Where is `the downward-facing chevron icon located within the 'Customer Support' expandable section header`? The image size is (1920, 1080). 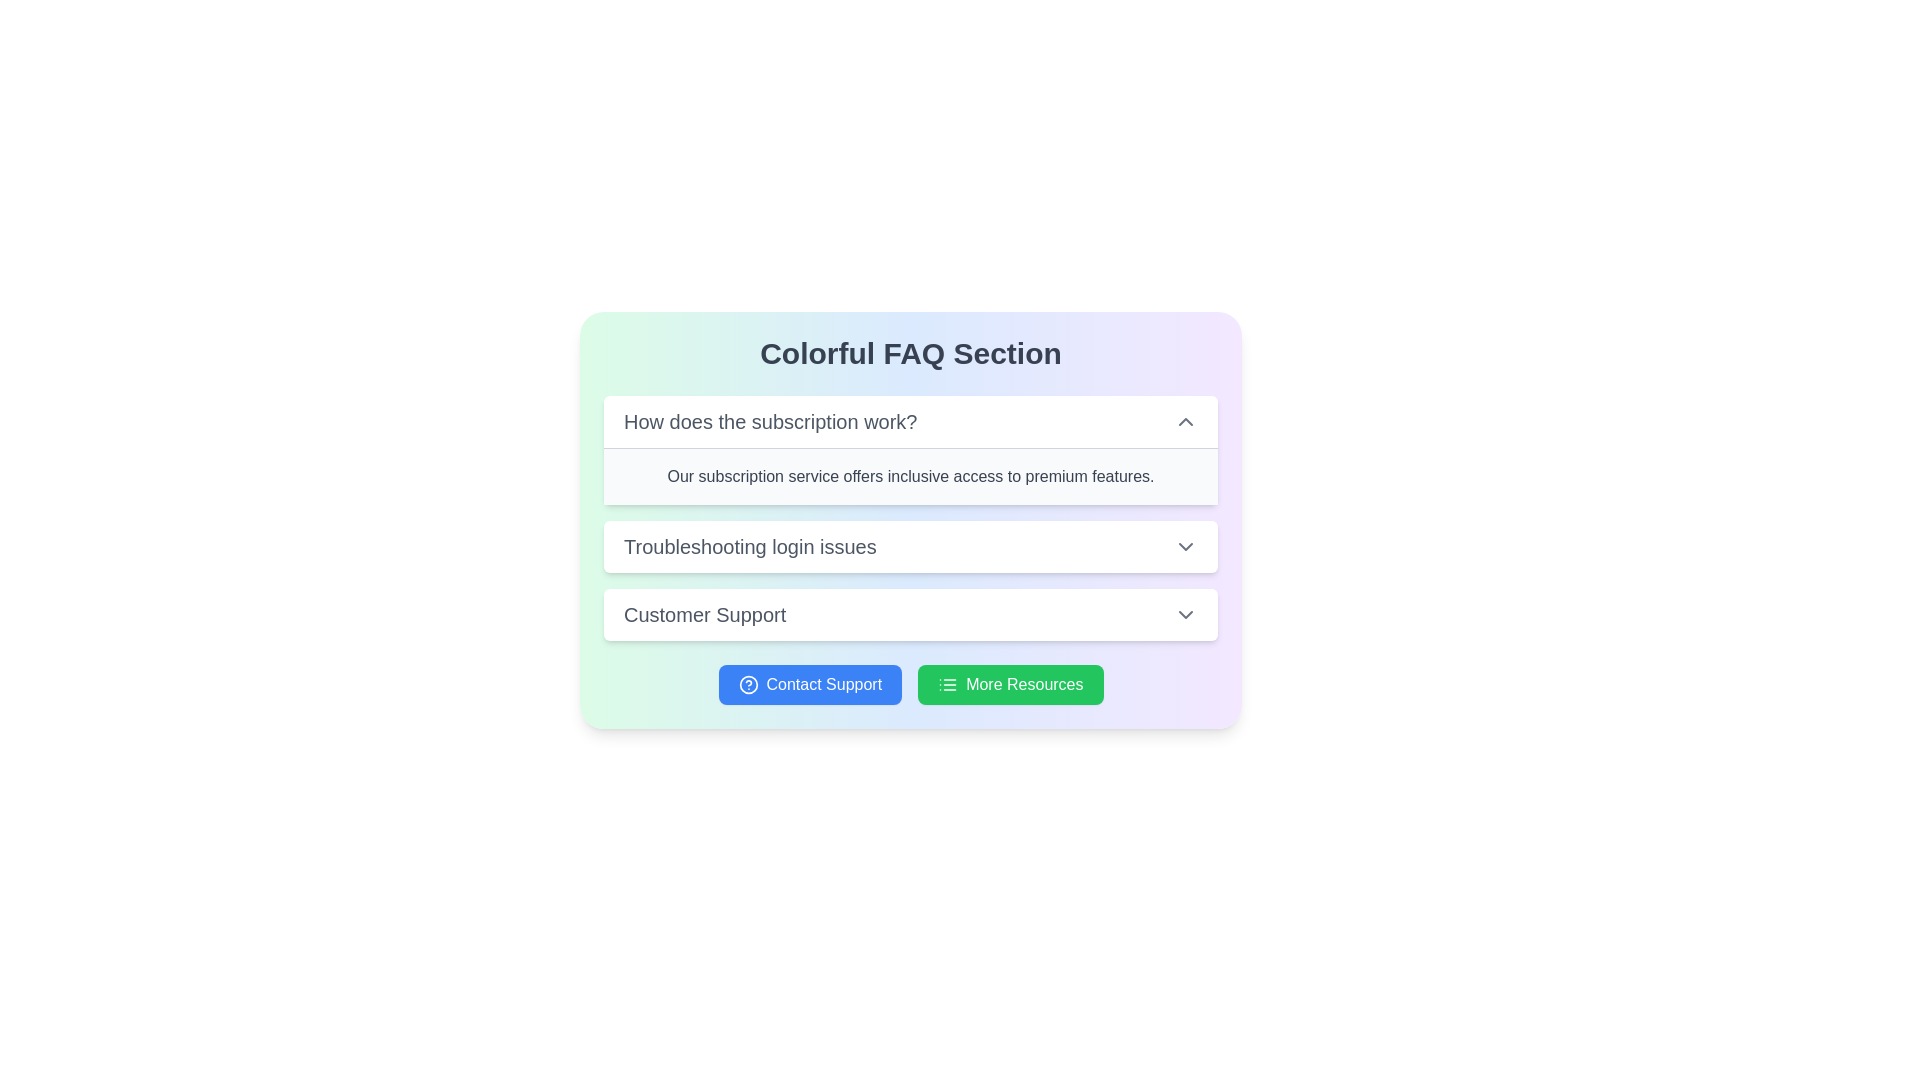 the downward-facing chevron icon located within the 'Customer Support' expandable section header is located at coordinates (1185, 613).